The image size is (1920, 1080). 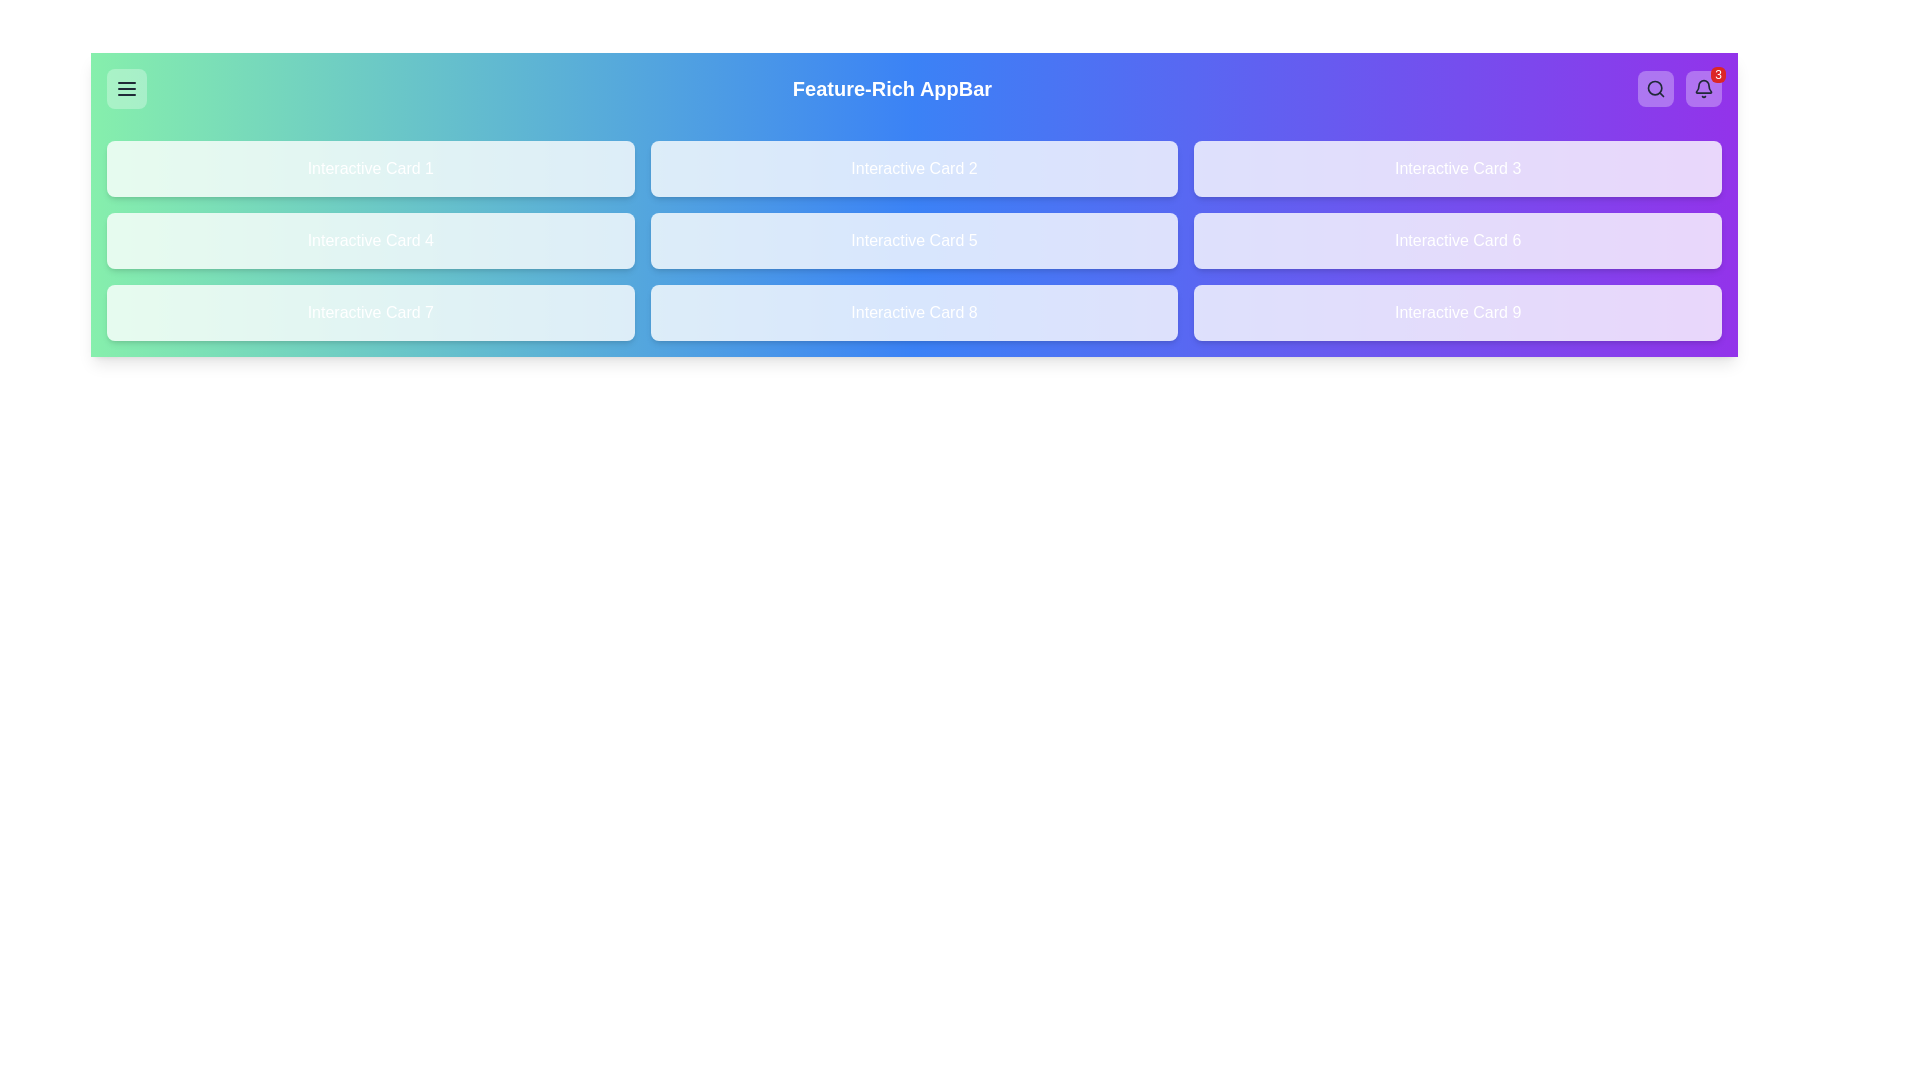 I want to click on the search button to initiate a search action, so click(x=1656, y=87).